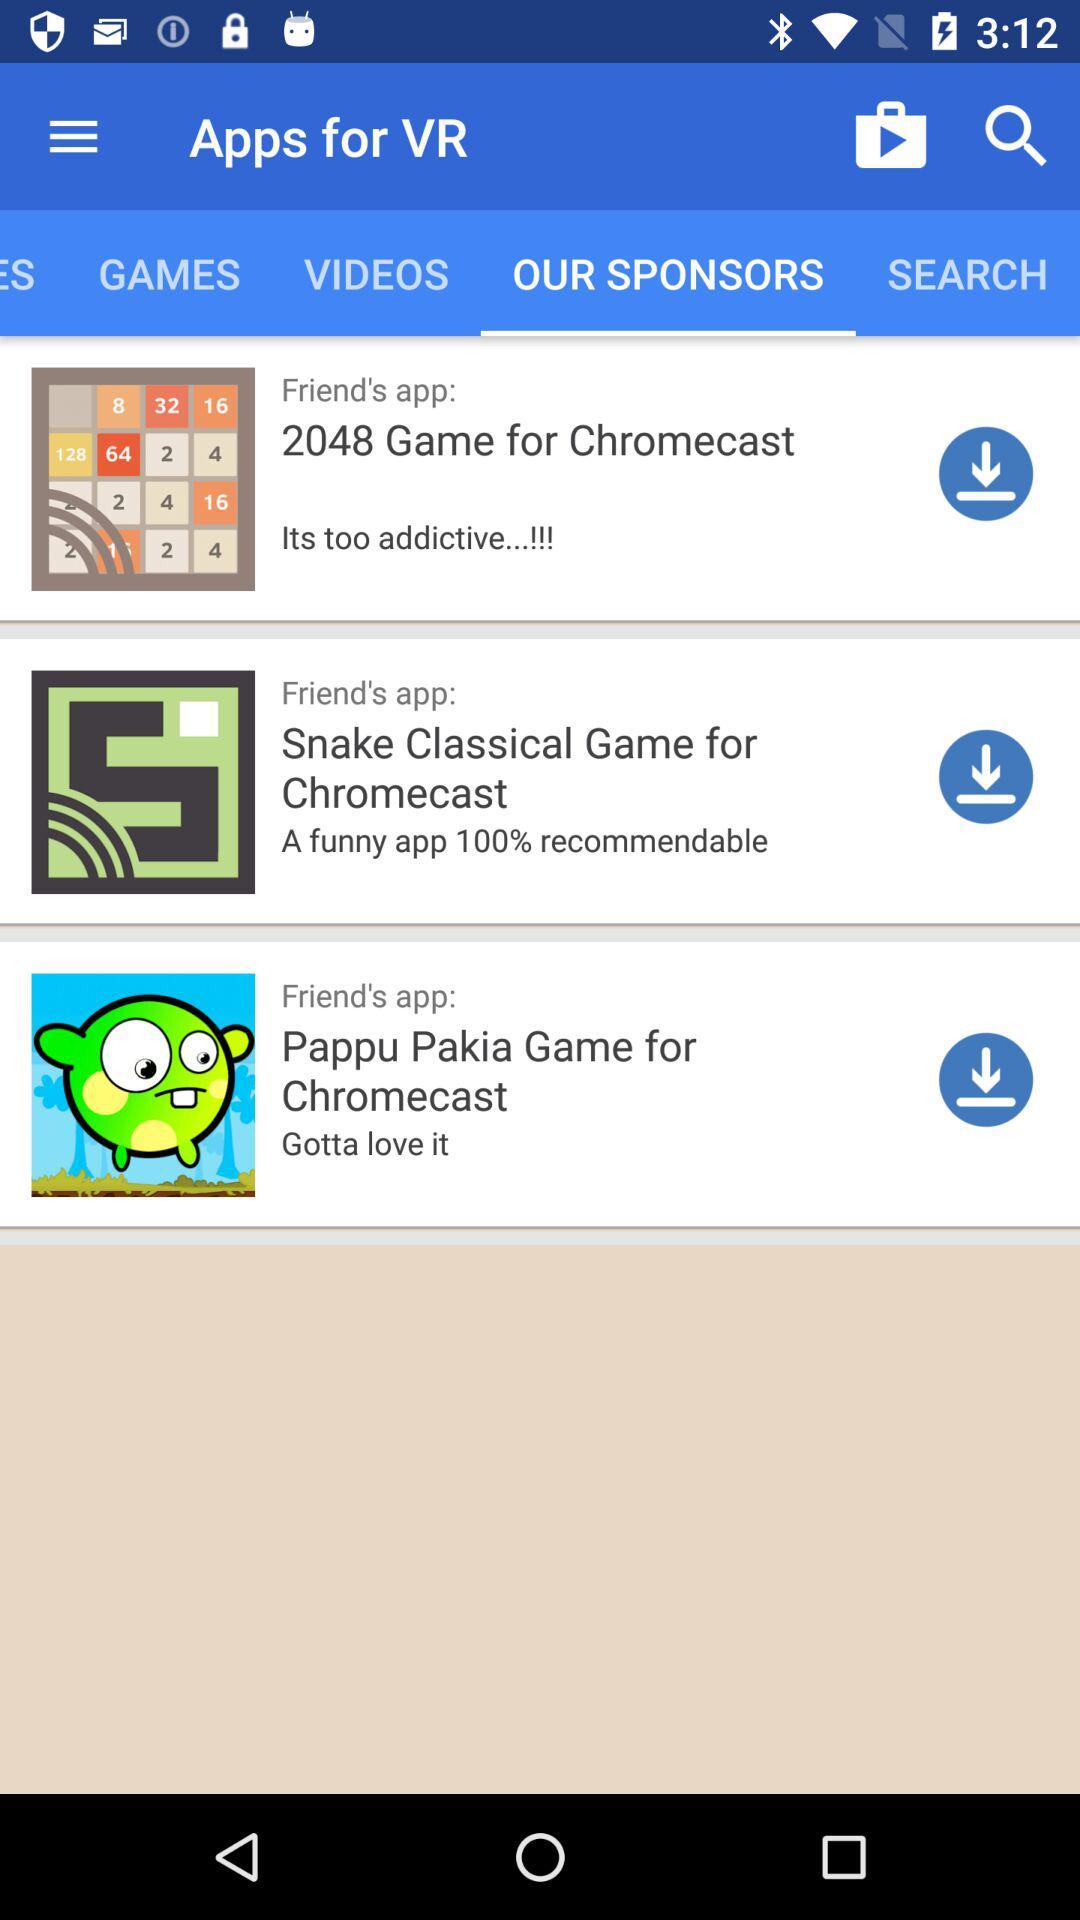 The image size is (1080, 1920). I want to click on item to the left of the apps for vr, so click(72, 135).